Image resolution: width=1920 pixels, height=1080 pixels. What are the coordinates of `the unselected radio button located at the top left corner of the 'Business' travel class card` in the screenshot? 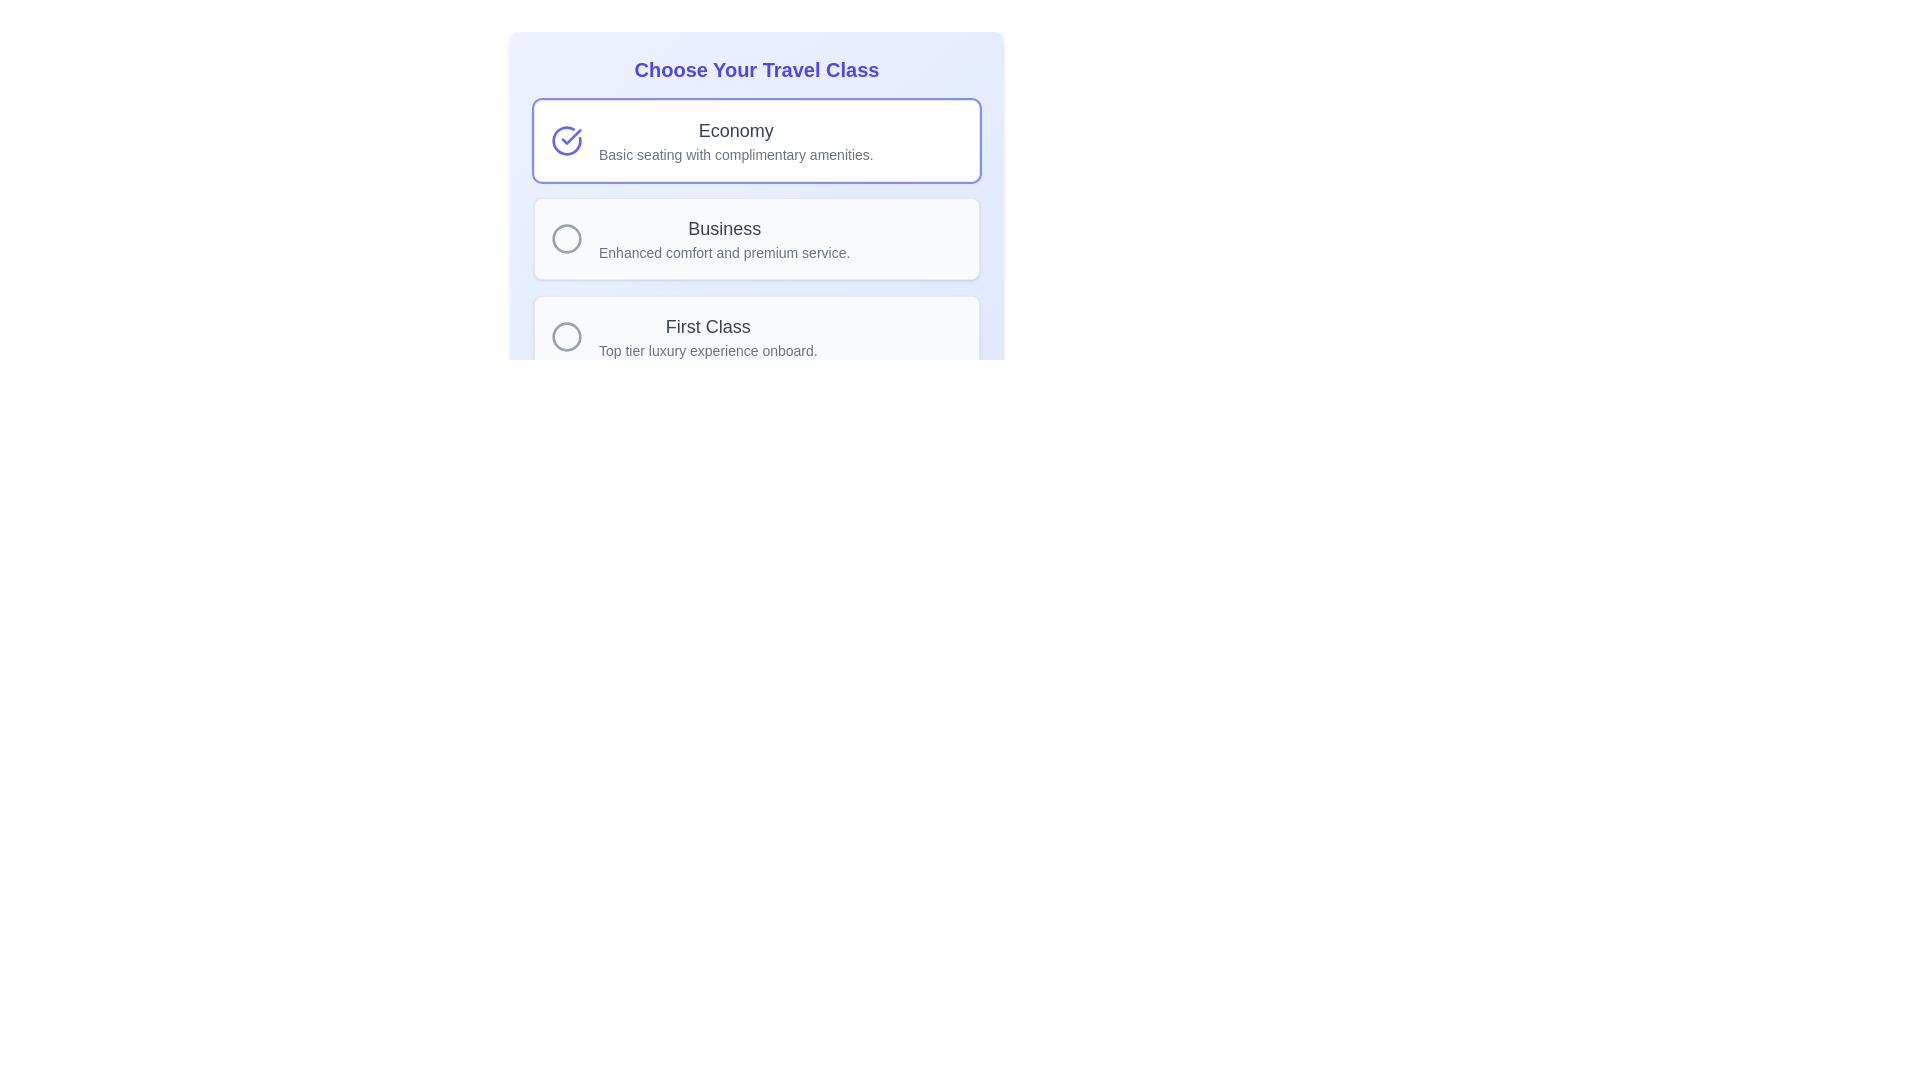 It's located at (574, 238).